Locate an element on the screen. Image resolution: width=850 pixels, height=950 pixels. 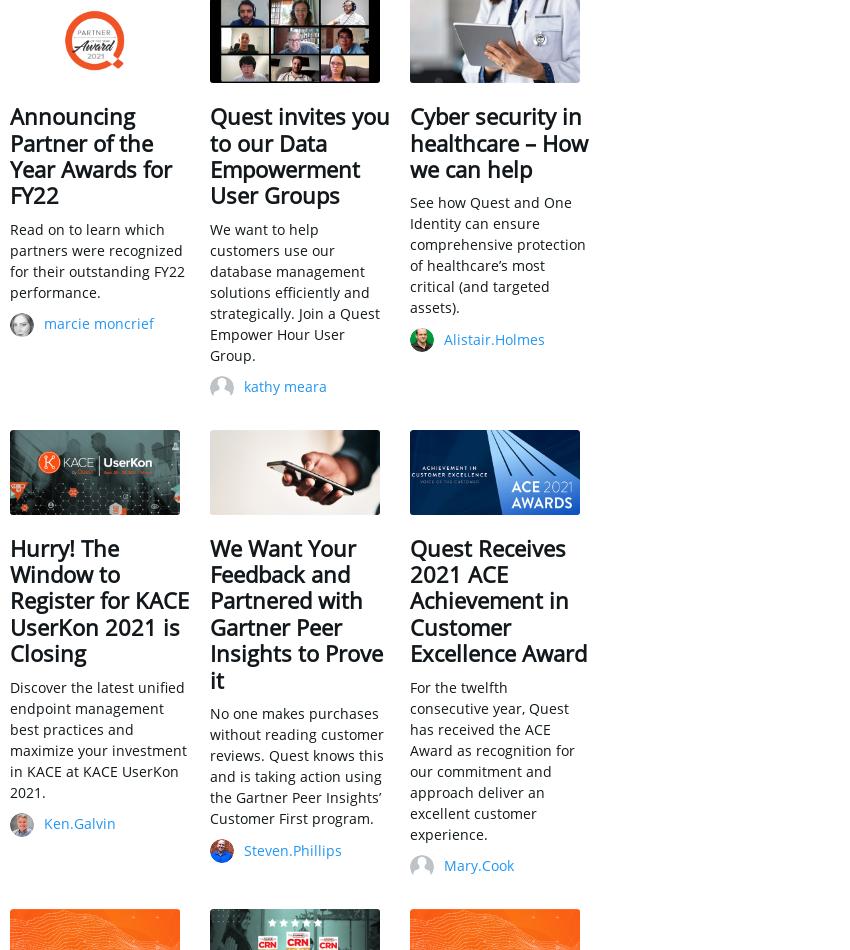
'Steven.Phillips' is located at coordinates (291, 848).